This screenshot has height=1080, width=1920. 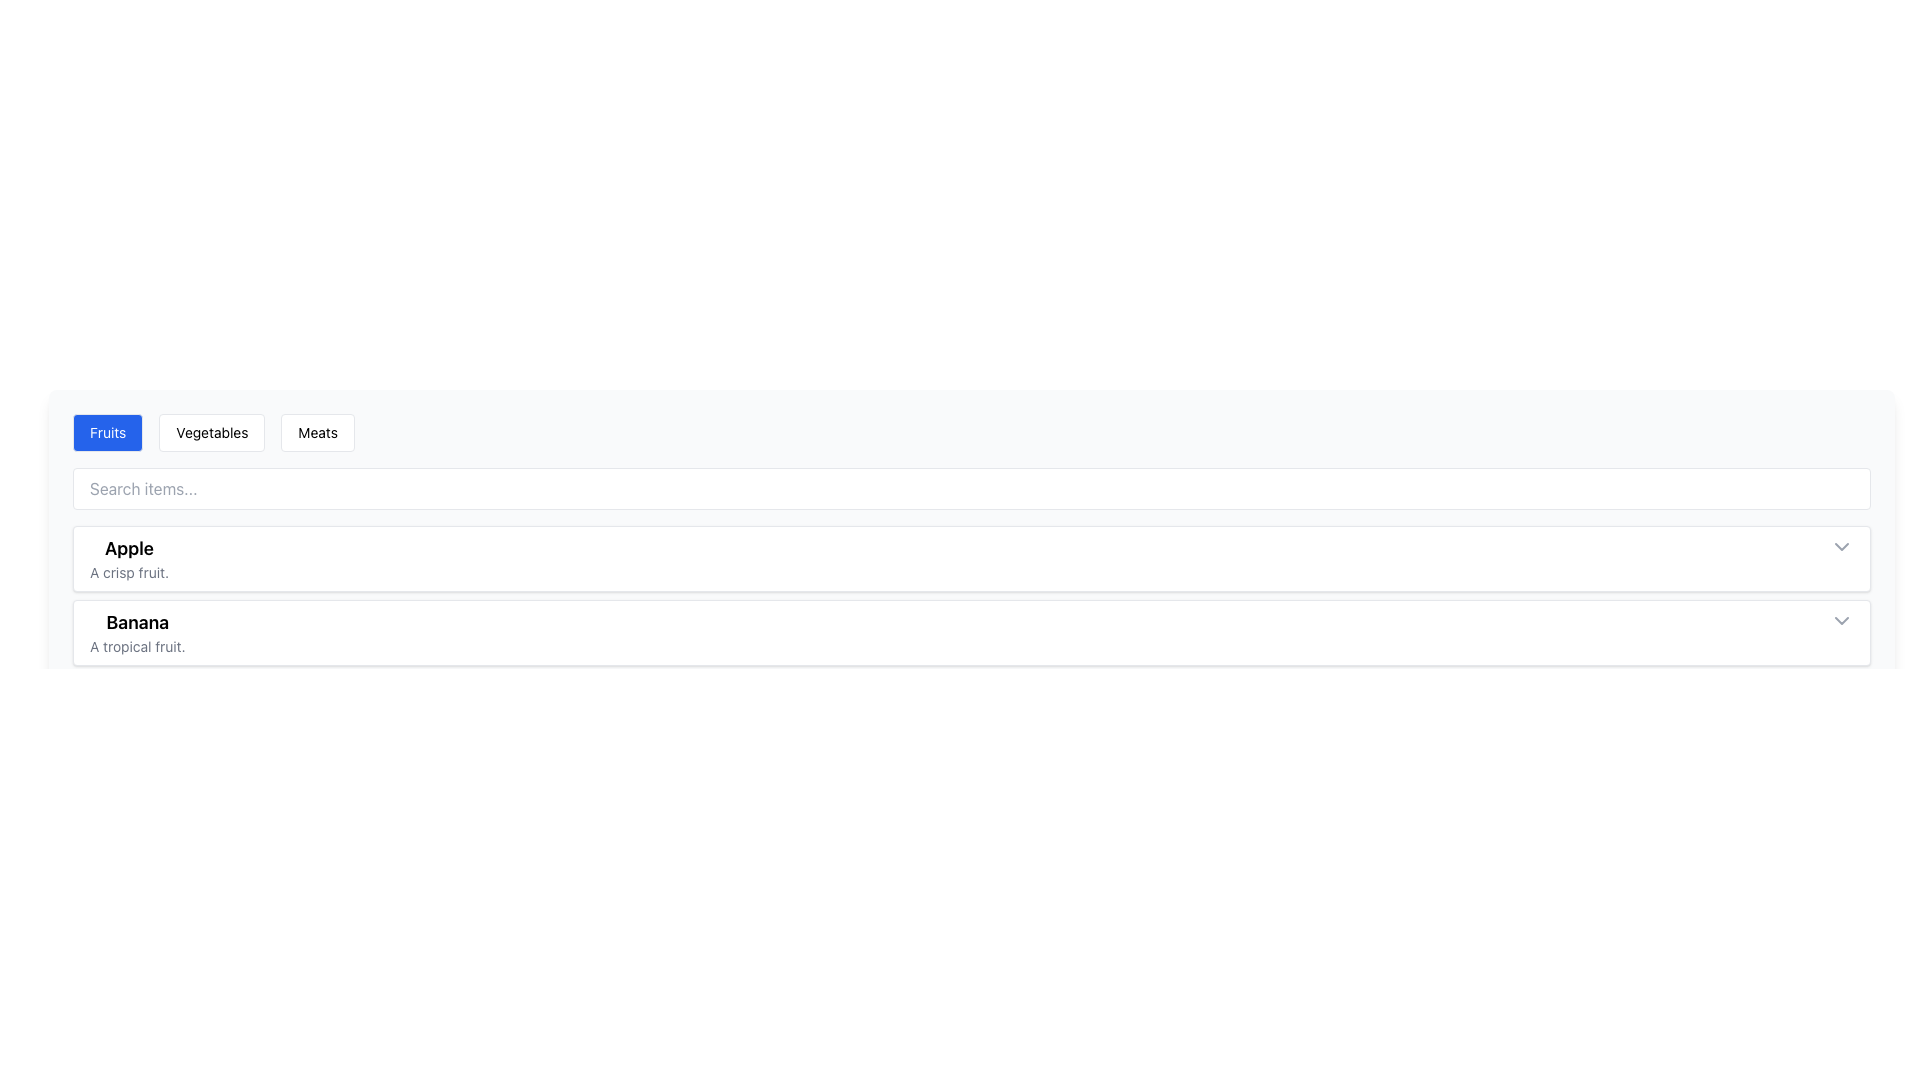 I want to click on the icon located at the right end of the section displaying the label 'Banana' and its description, so click(x=1841, y=620).